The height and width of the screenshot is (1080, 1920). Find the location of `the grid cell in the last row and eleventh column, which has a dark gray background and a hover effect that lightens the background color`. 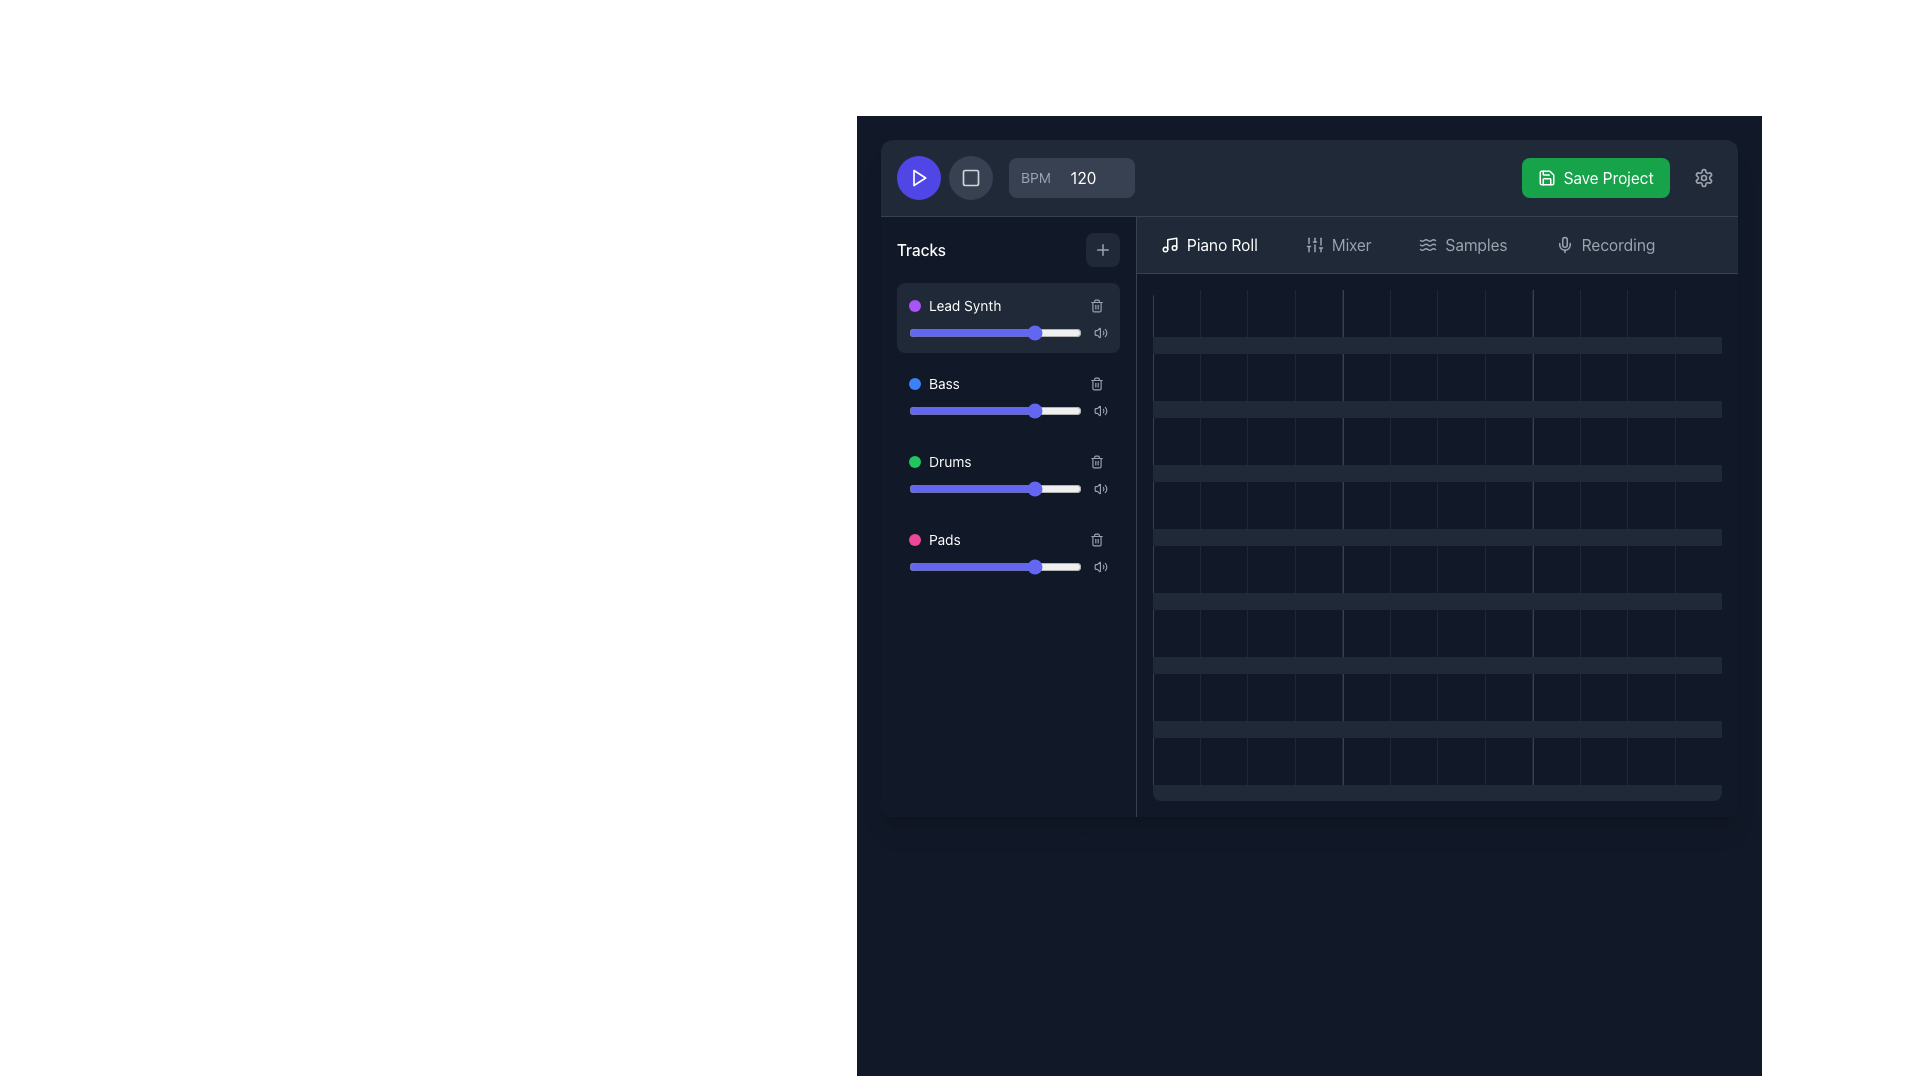

the grid cell in the last row and eleventh column, which has a dark gray background and a hover effect that lightens the background color is located at coordinates (1651, 569).